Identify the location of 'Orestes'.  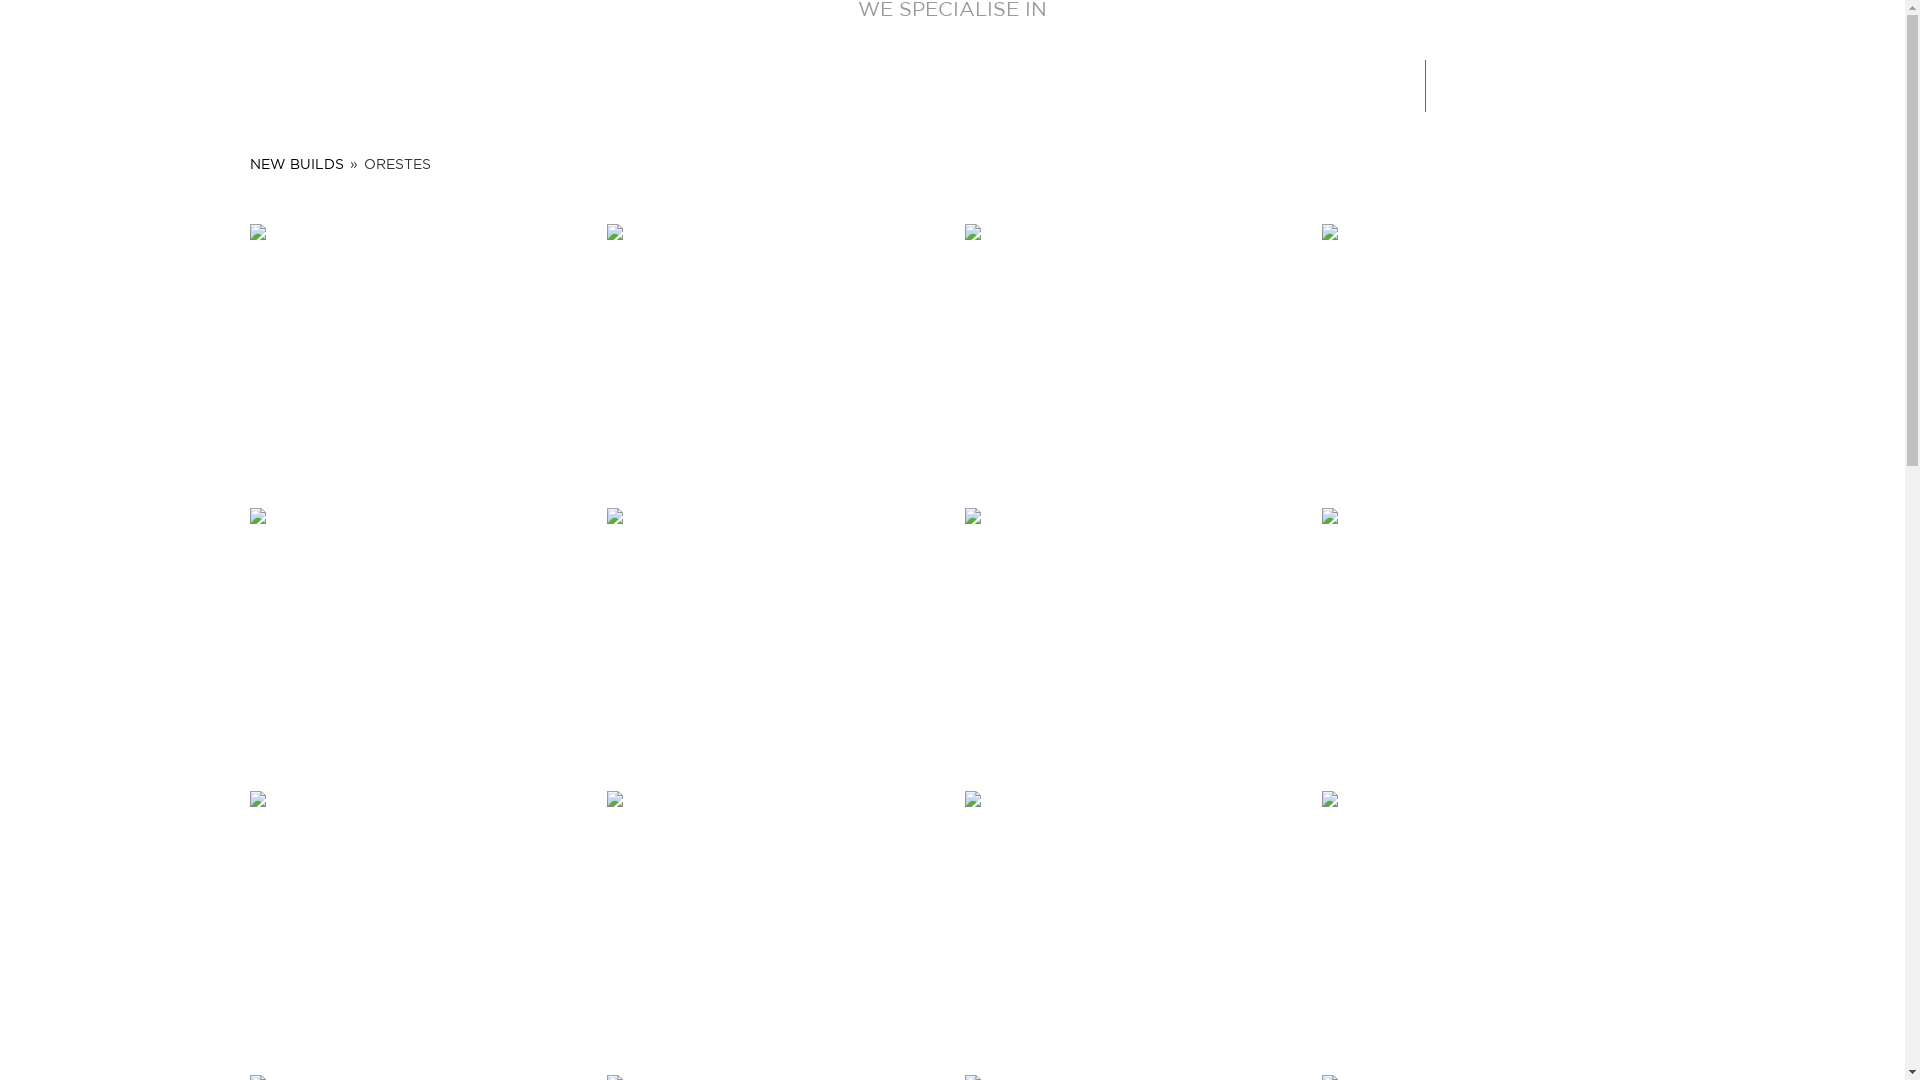
(1131, 920).